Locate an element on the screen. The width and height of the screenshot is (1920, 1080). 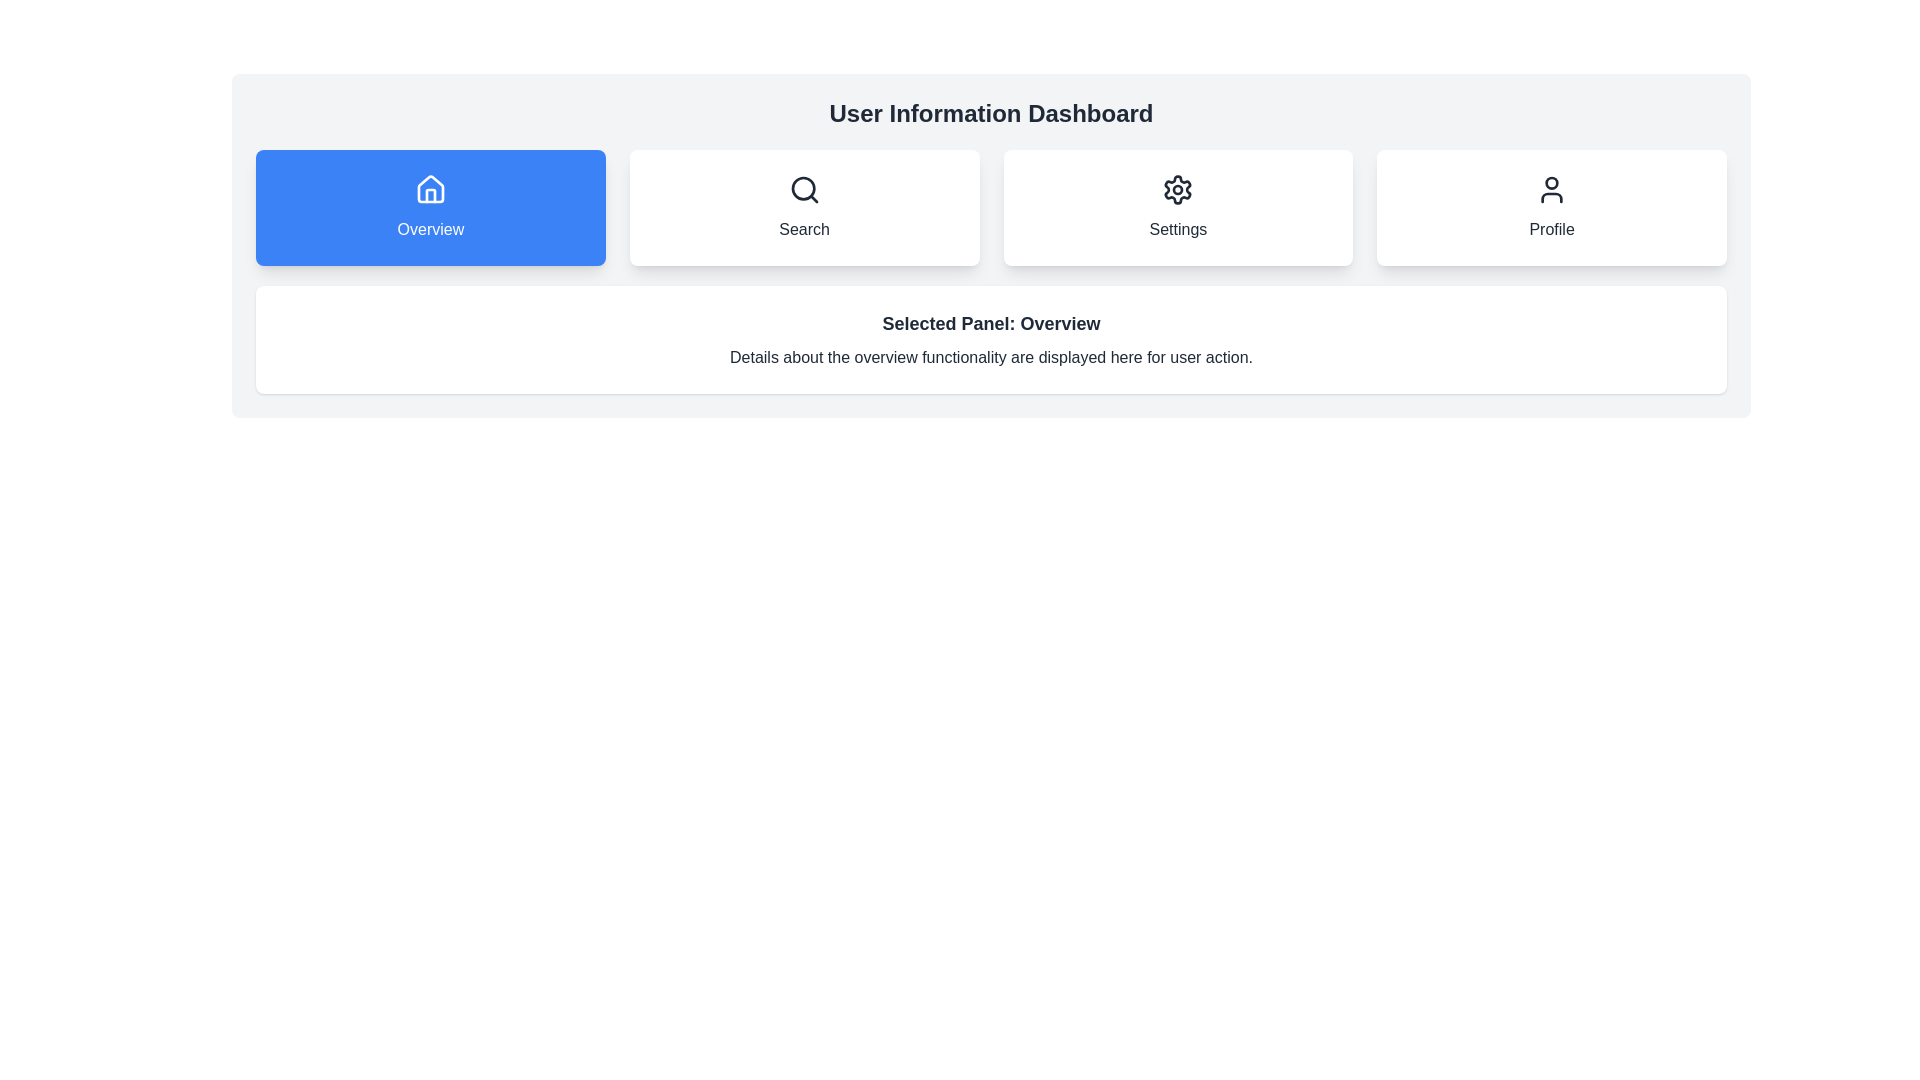
text label that says 'Profile', which is styled in black and located below a user silhouette icon in the fourth button of the navigation group is located at coordinates (1551, 229).